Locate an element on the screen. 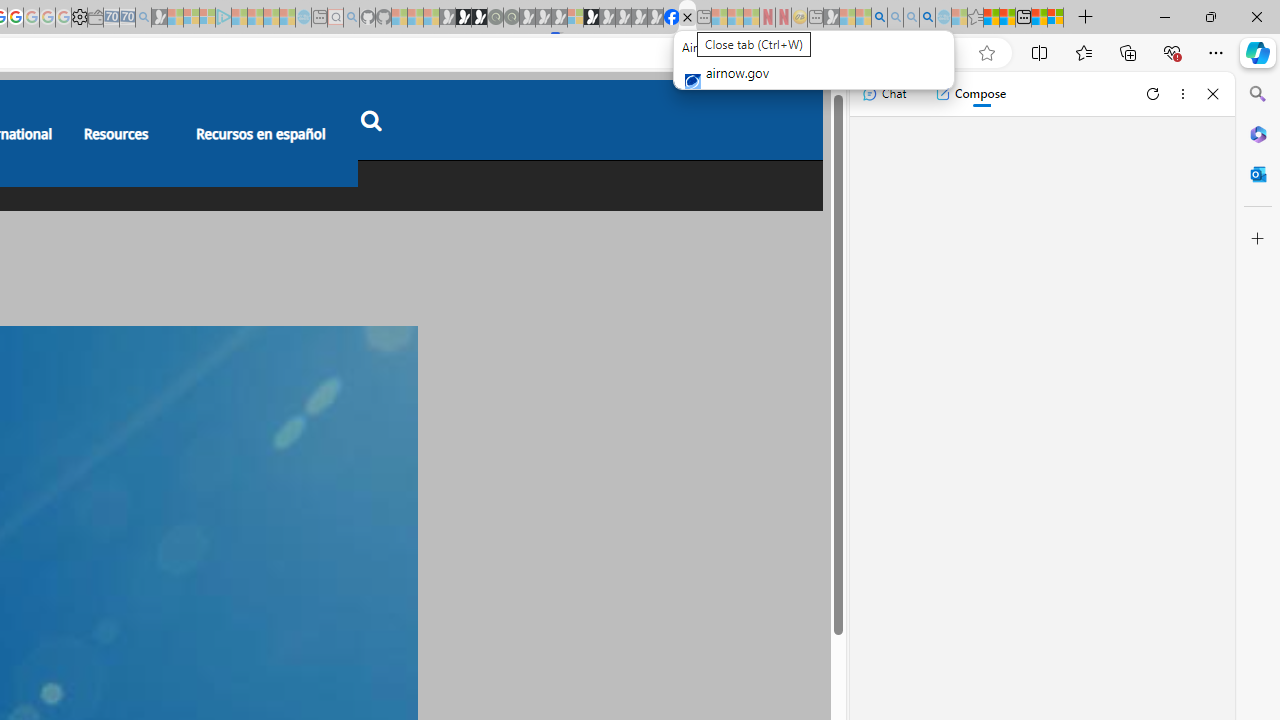 The height and width of the screenshot is (720, 1280). 'Favorites - Sleeping' is located at coordinates (975, 17).